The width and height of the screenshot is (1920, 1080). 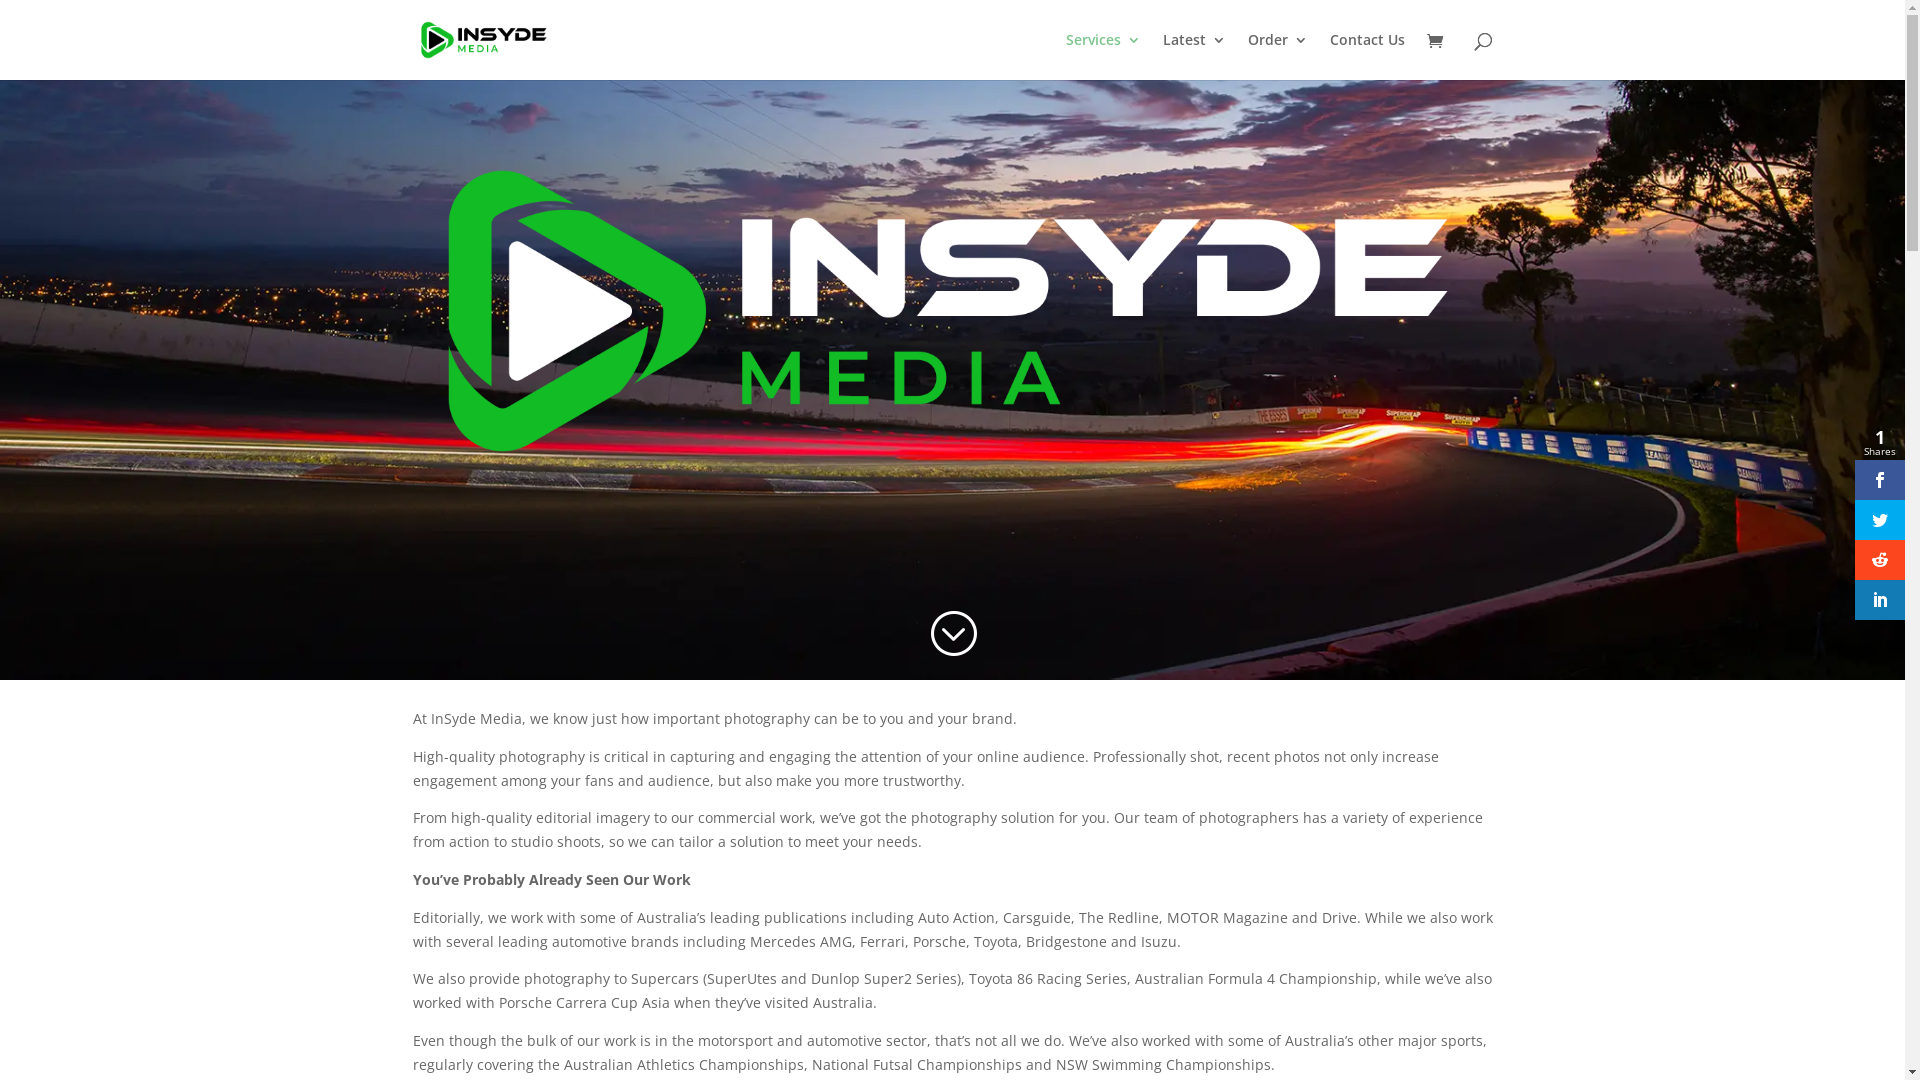 I want to click on 'Contact Us', so click(x=1366, y=55).